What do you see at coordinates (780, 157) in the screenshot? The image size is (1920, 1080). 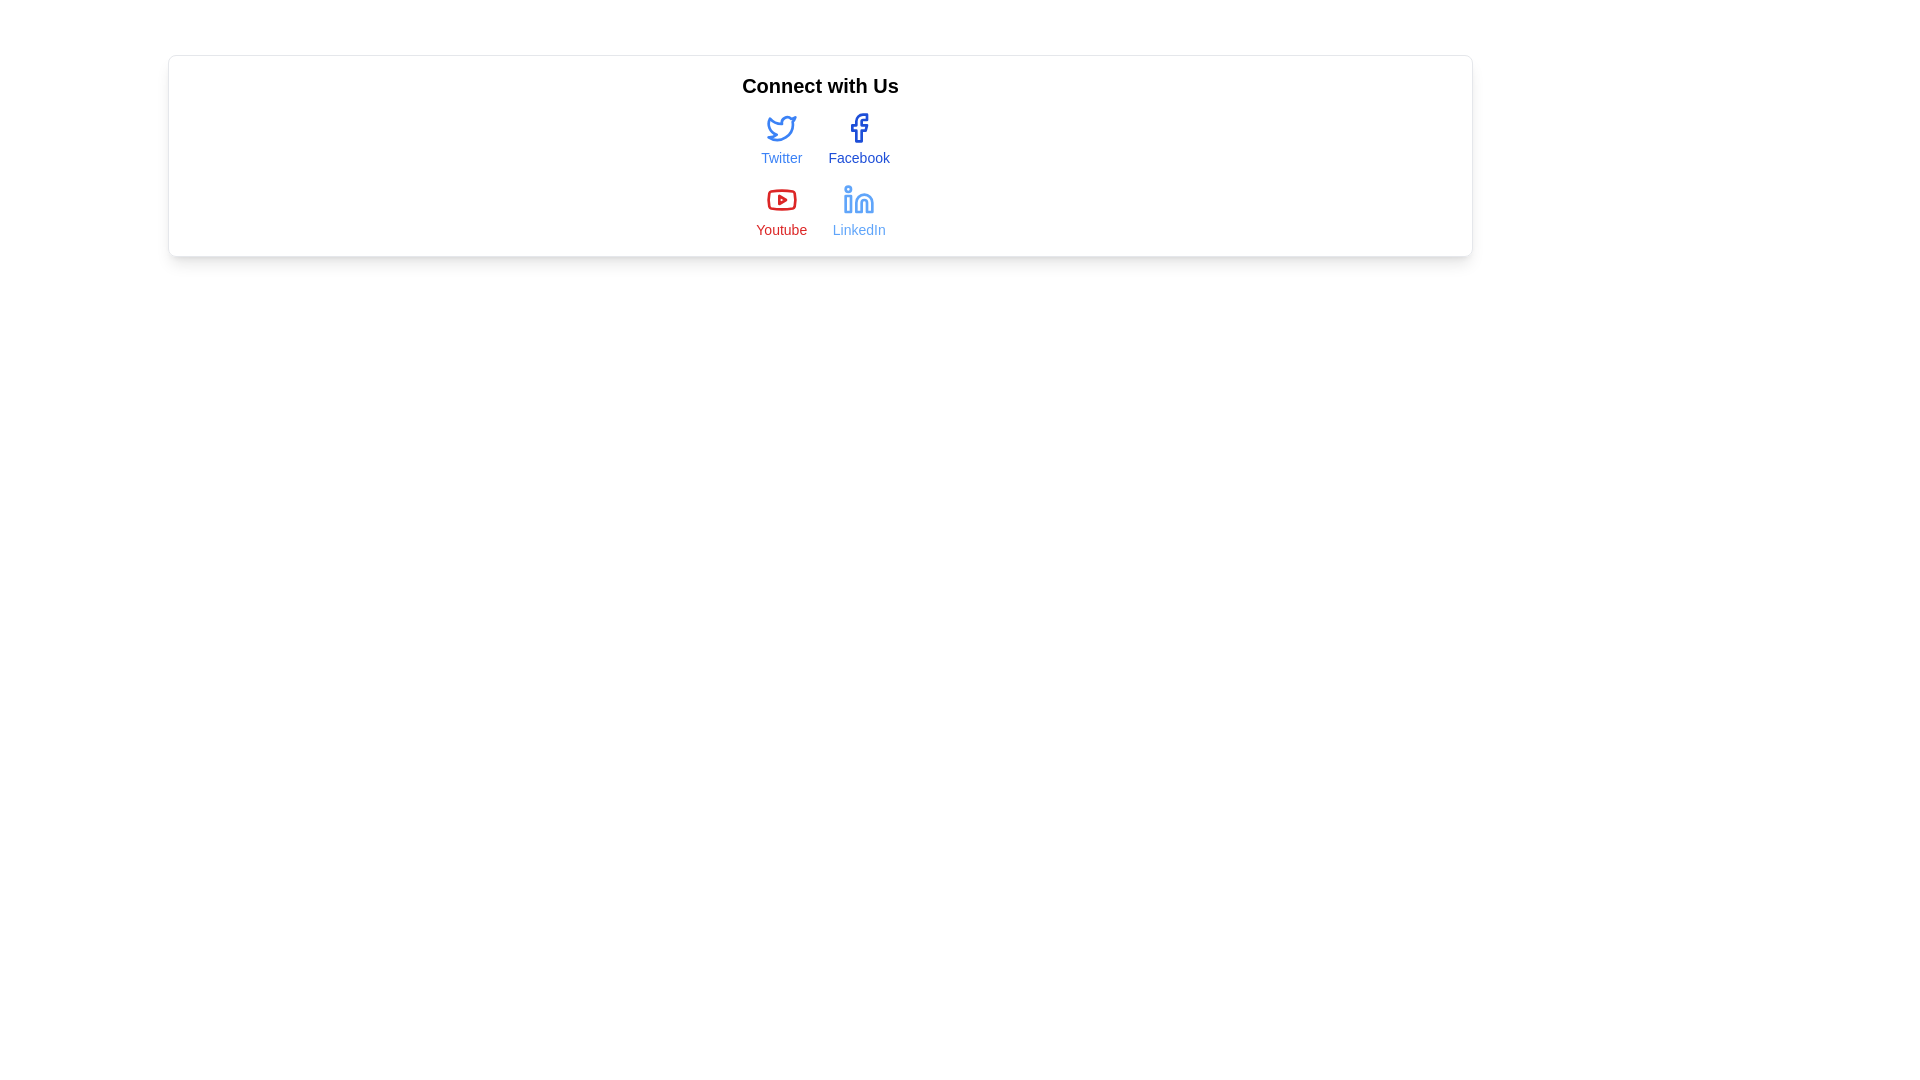 I see `the textual link labeled 'Twitter', which is styled in a smaller font size and positioned directly beneath the Twitter icon in the first column of social media links` at bounding box center [780, 157].